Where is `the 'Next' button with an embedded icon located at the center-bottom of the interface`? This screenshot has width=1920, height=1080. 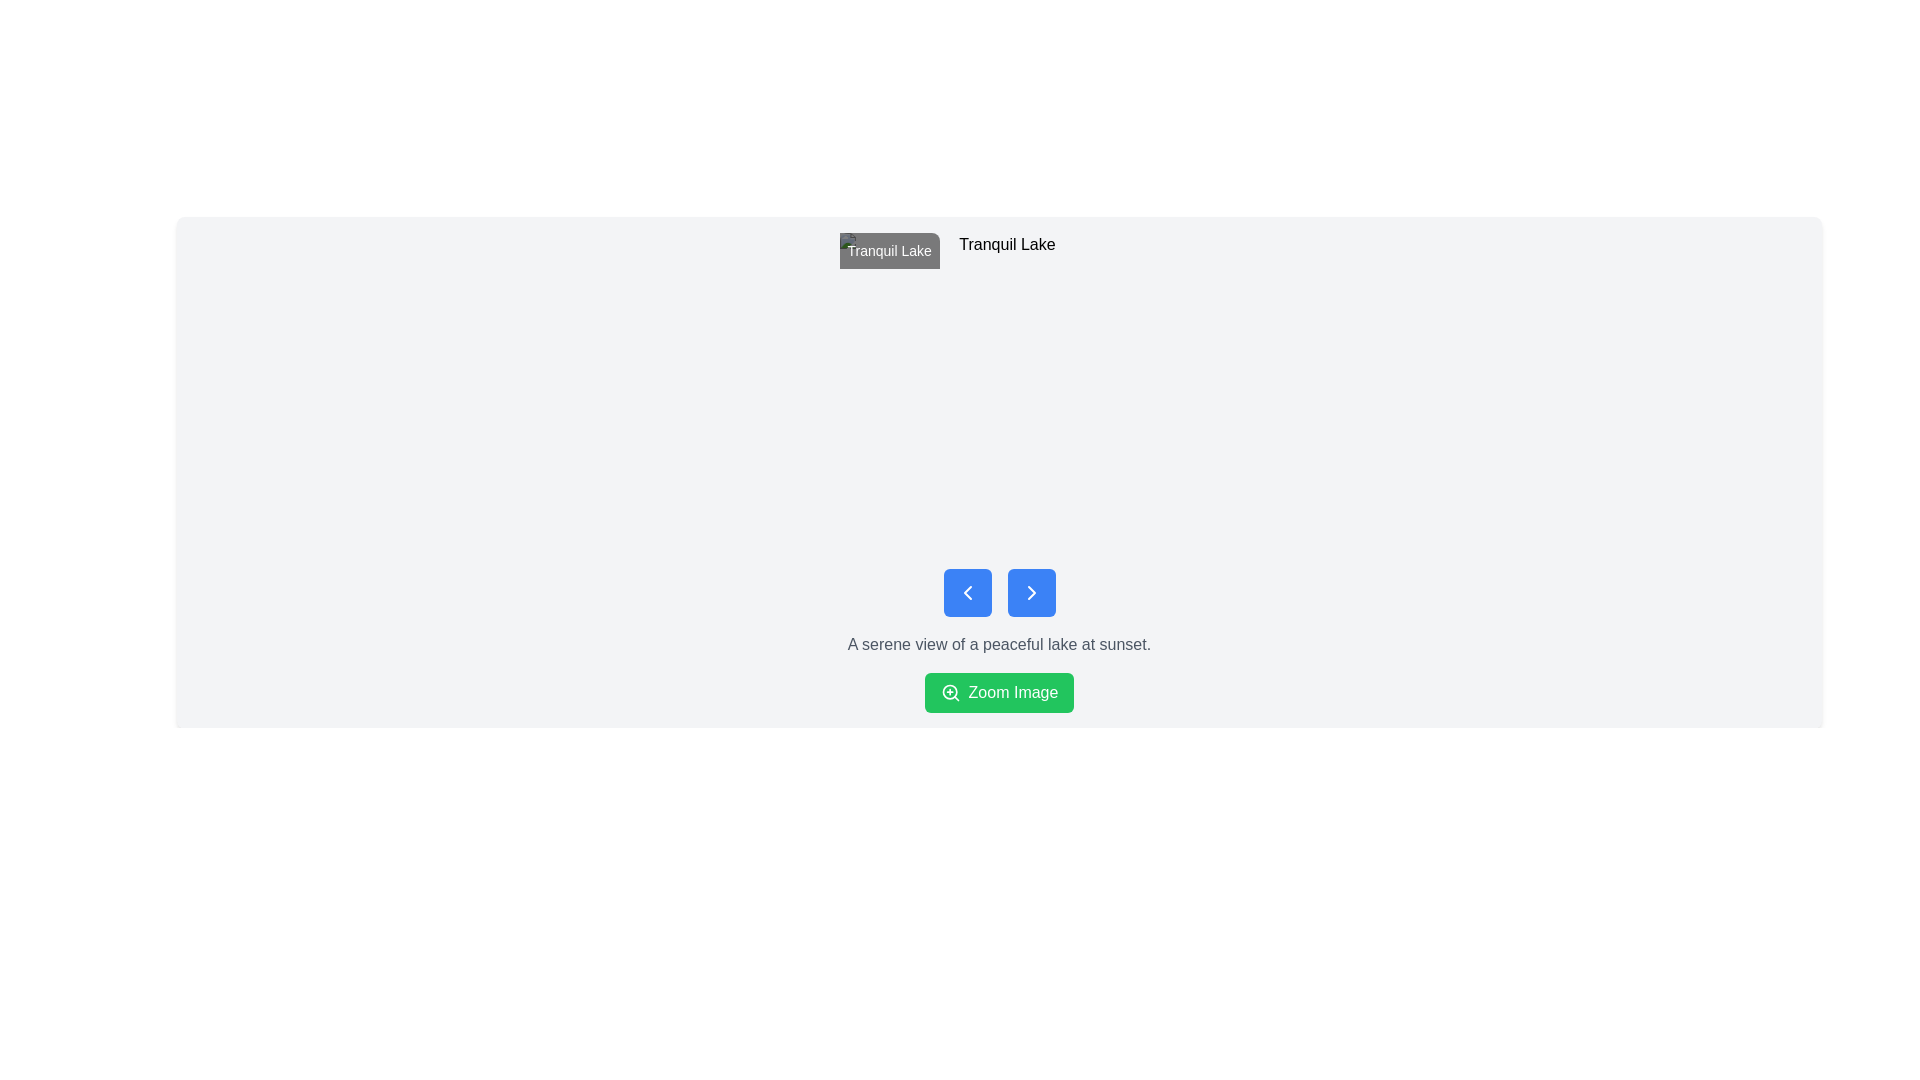 the 'Next' button with an embedded icon located at the center-bottom of the interface is located at coordinates (1031, 592).